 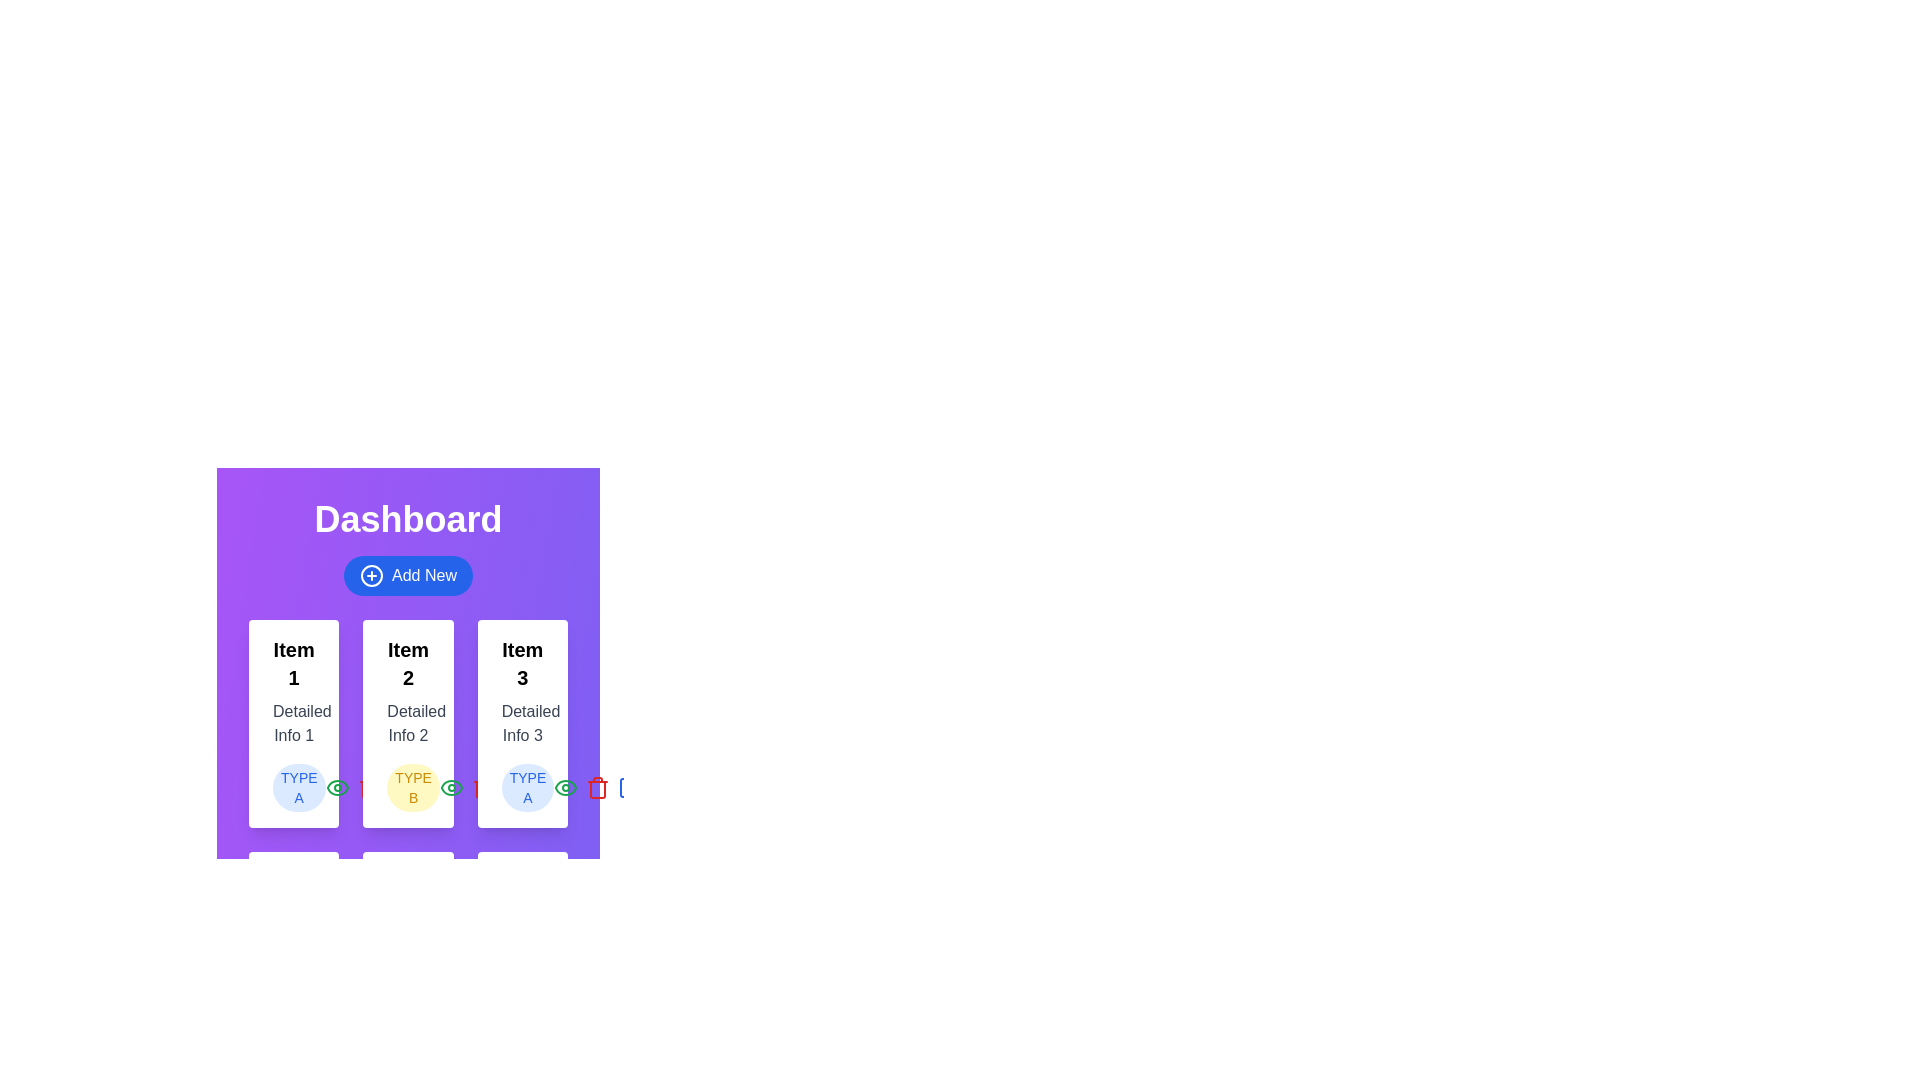 I want to click on 'Trash' icon on the item labeled Item 2 to delete it, so click(x=483, y=786).